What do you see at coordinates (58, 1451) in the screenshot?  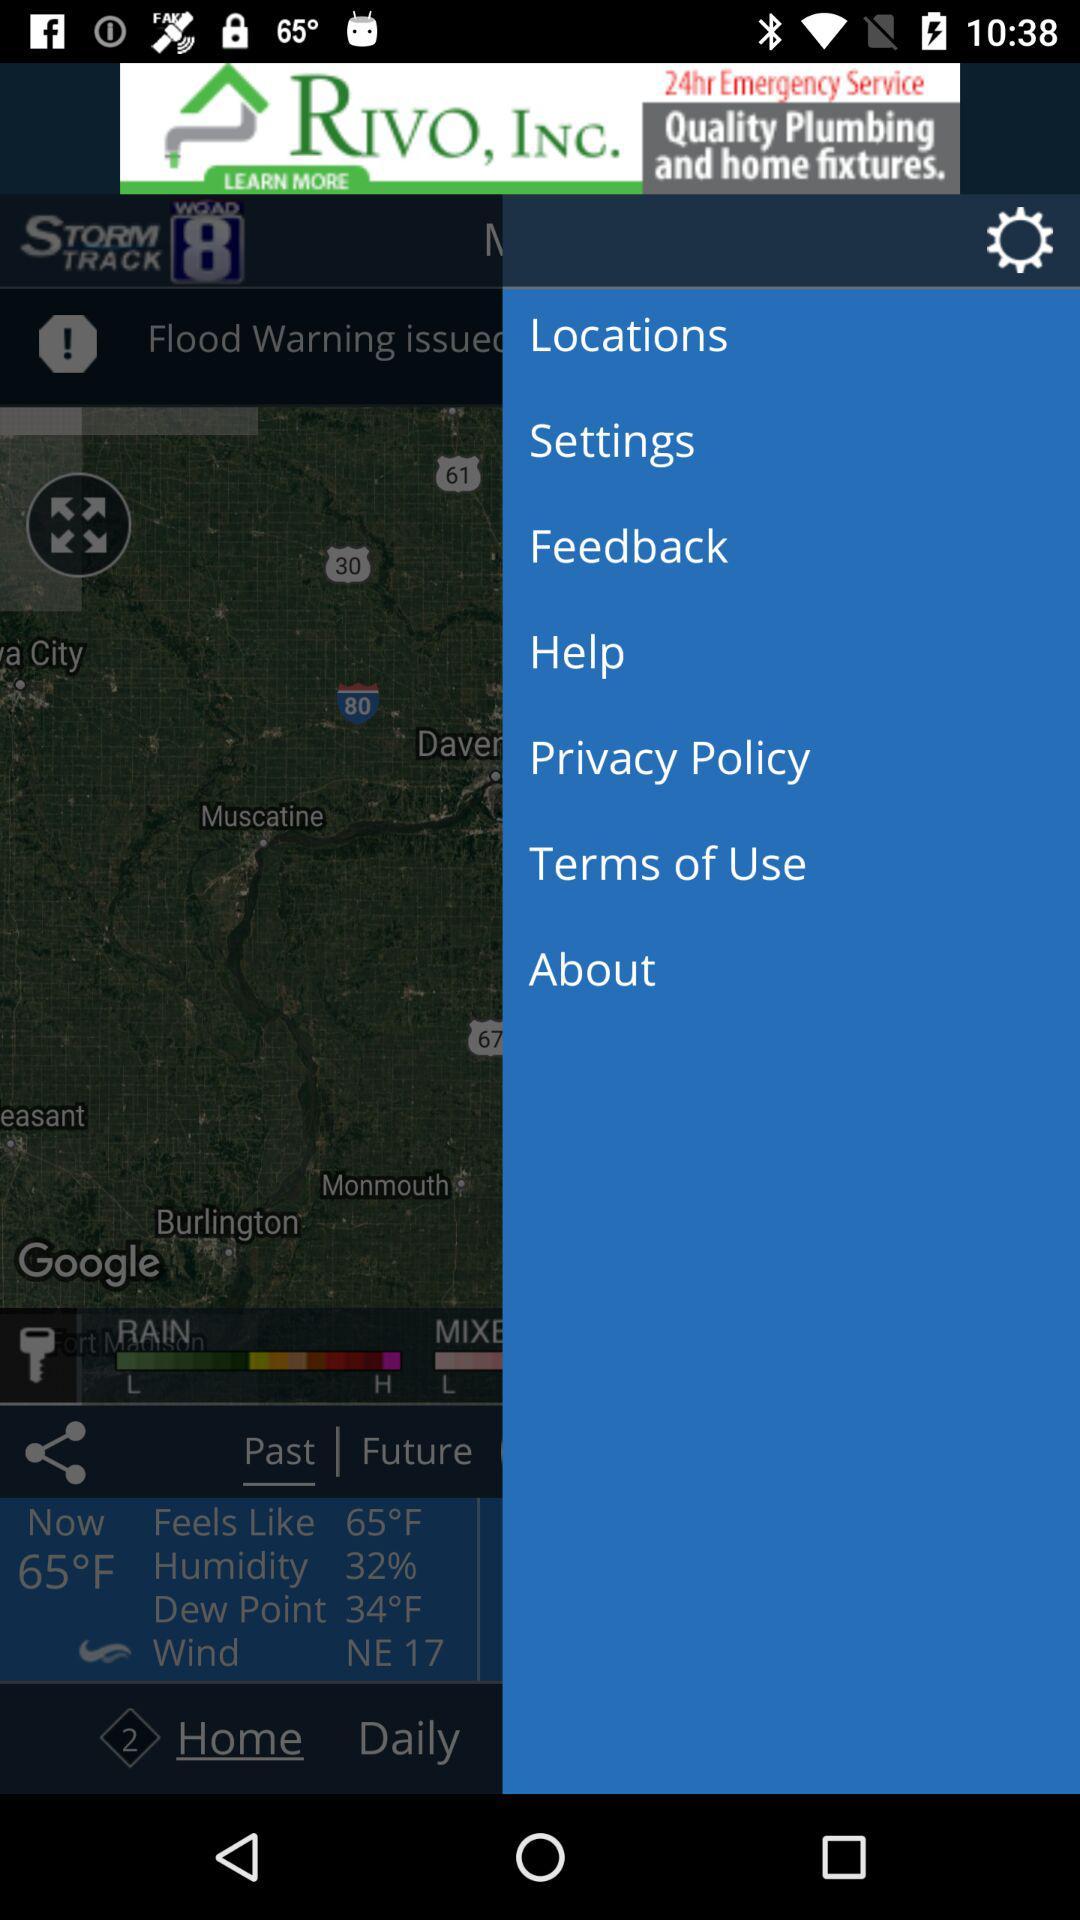 I see `the share icon` at bounding box center [58, 1451].